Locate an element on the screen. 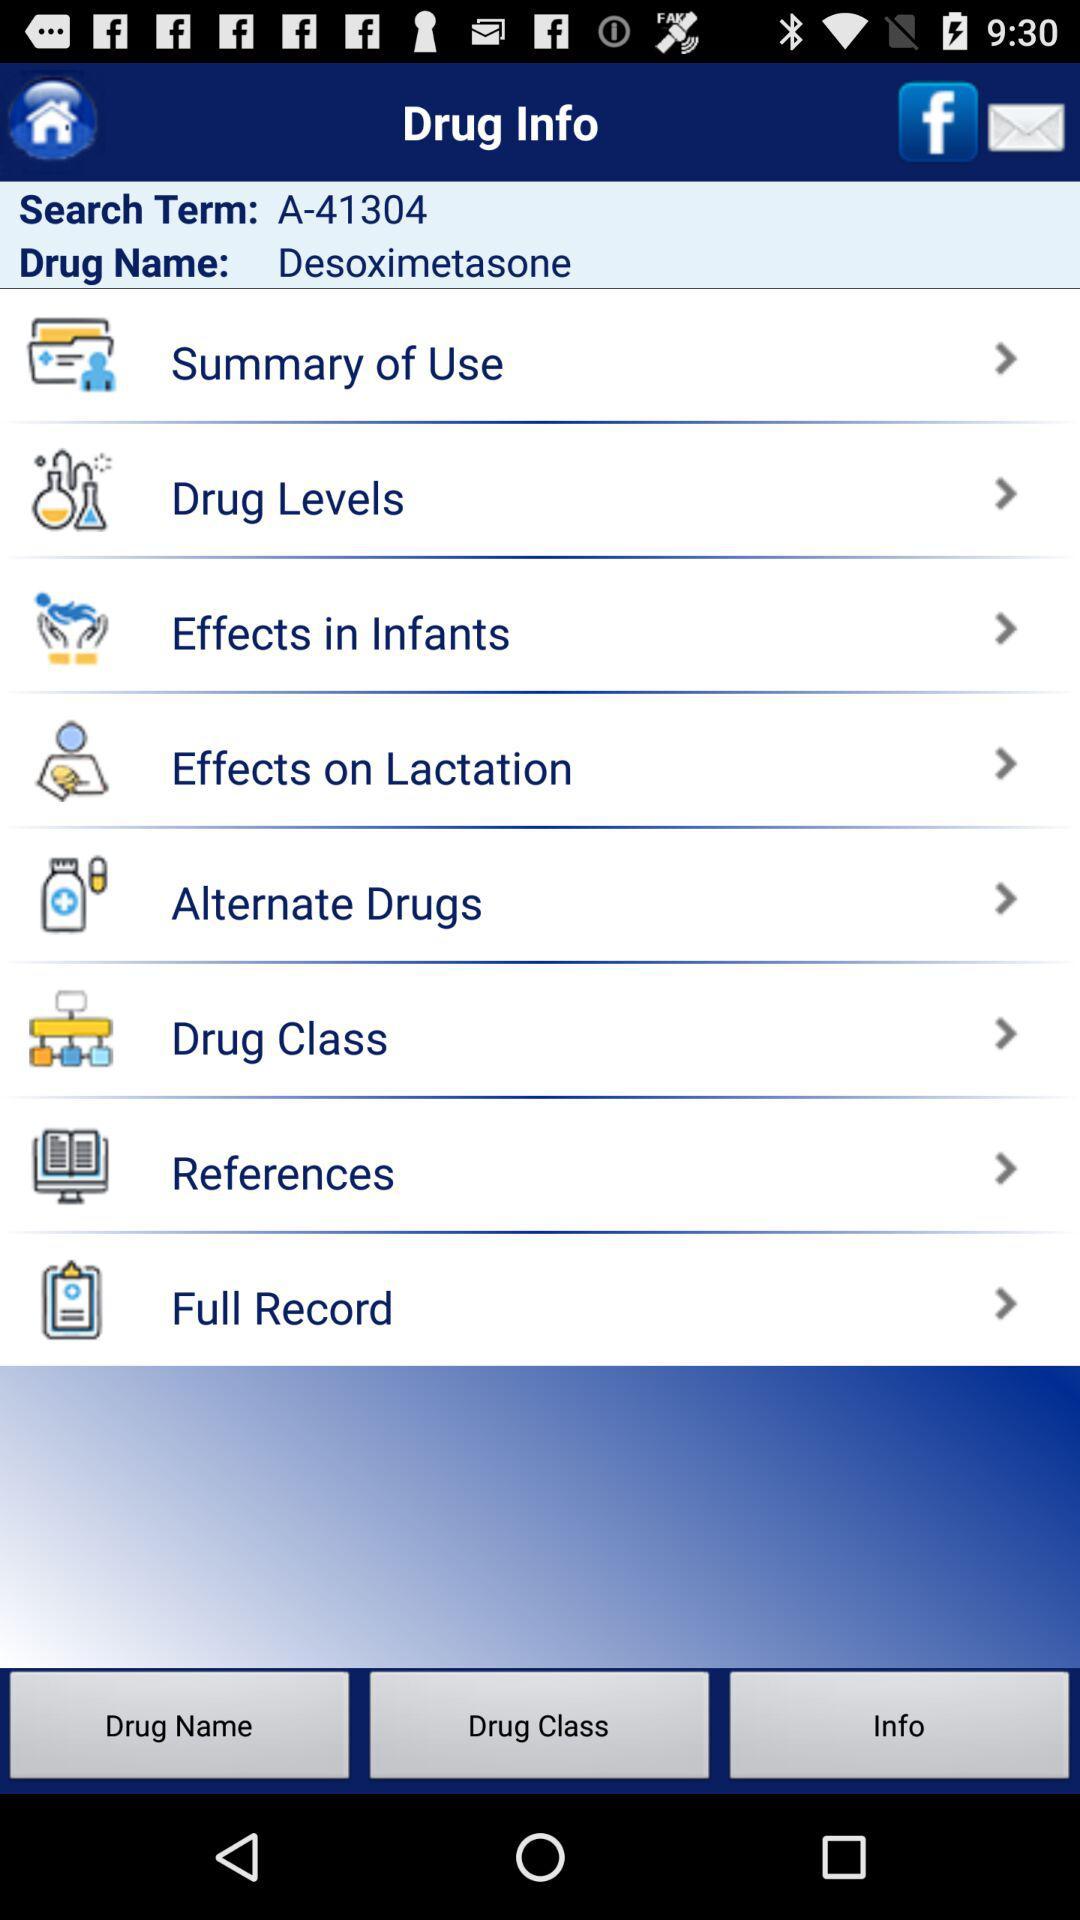 This screenshot has width=1080, height=1920. alternate drugs is located at coordinates (814, 887).